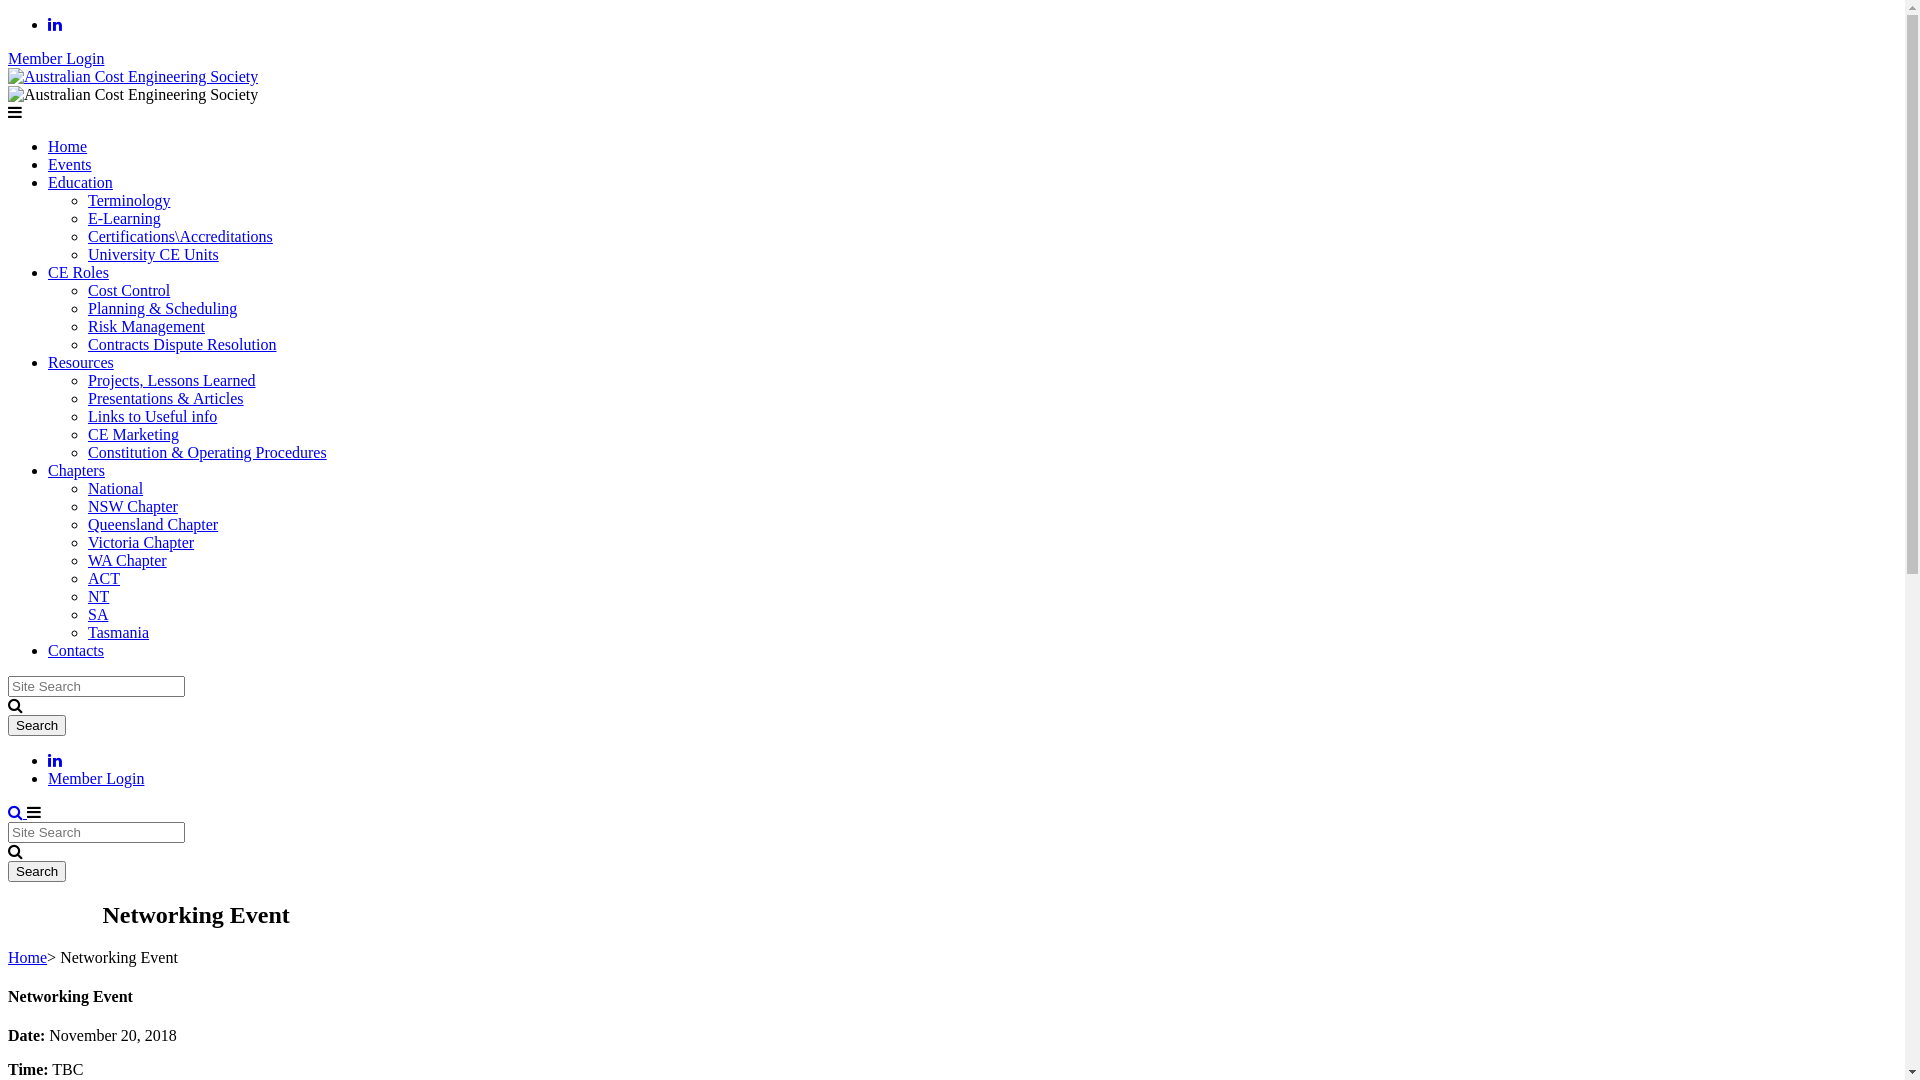 This screenshot has height=1080, width=1920. Describe the element at coordinates (152, 523) in the screenshot. I see `'Queensland Chapter'` at that location.